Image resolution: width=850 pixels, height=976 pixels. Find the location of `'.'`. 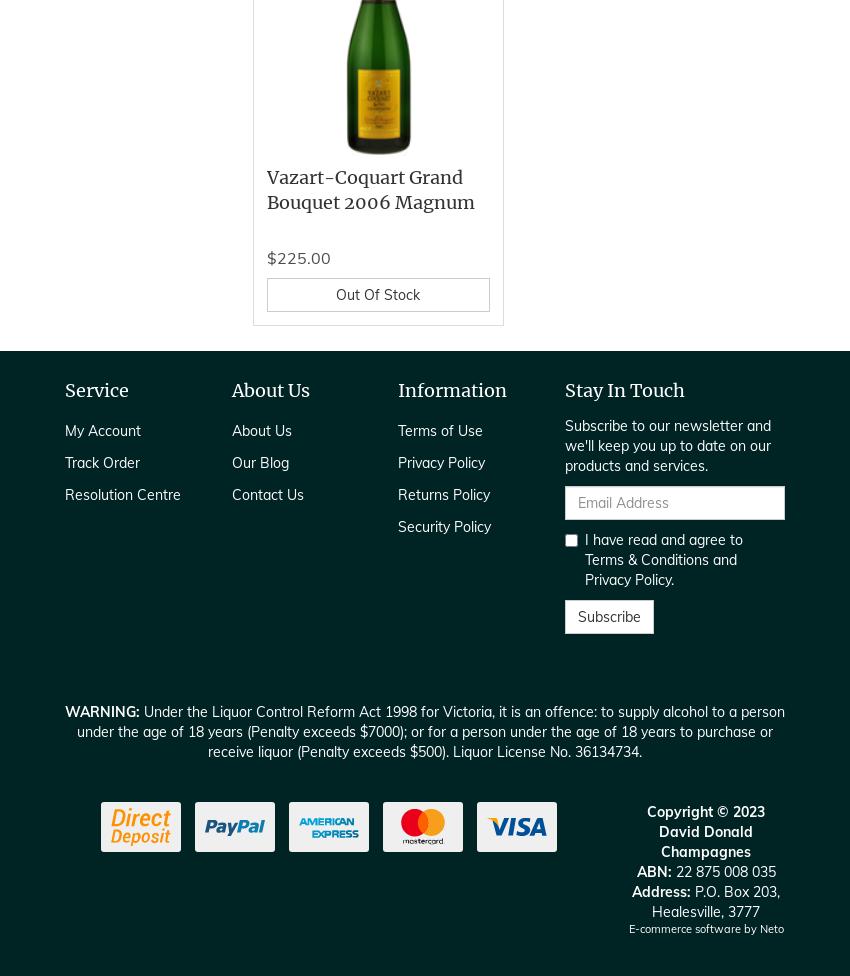

'.' is located at coordinates (670, 578).